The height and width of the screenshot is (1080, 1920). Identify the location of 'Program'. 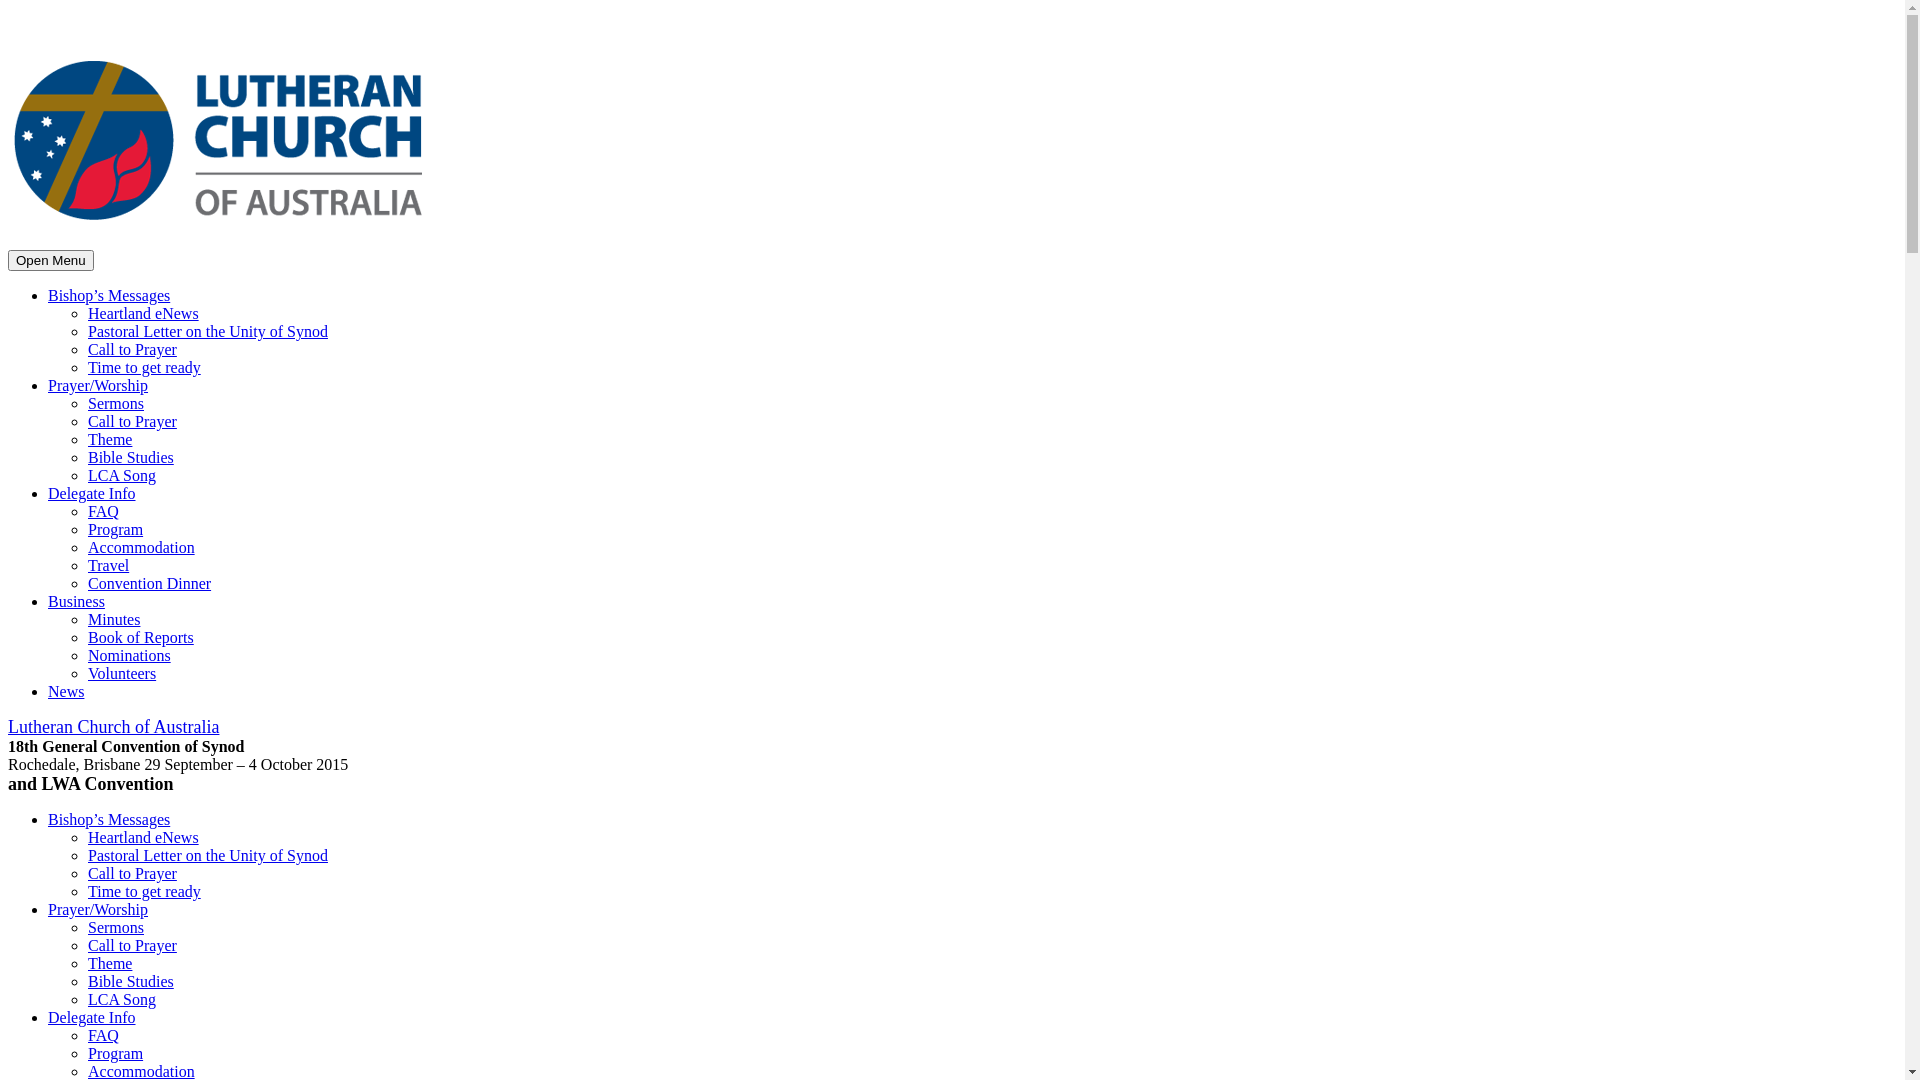
(114, 1052).